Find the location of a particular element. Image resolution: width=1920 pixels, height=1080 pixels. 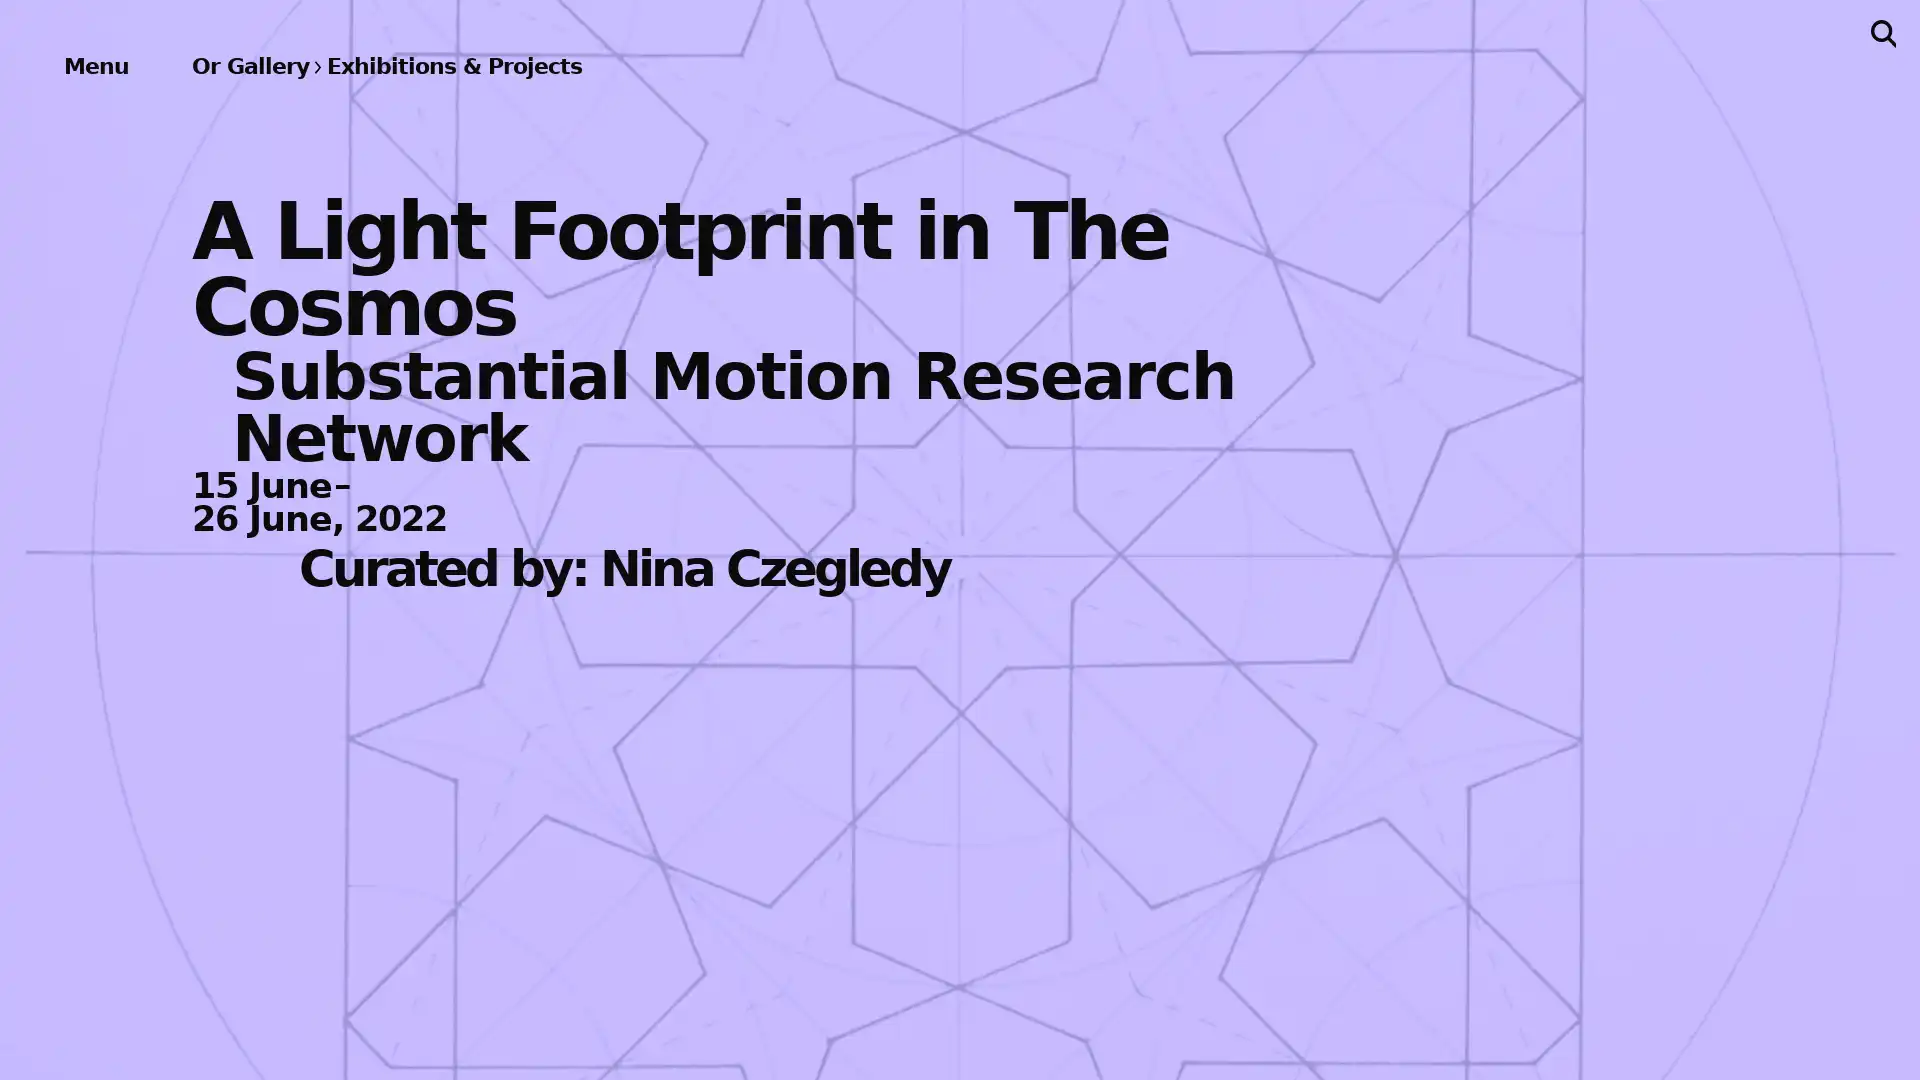

About is located at coordinates (434, 793).